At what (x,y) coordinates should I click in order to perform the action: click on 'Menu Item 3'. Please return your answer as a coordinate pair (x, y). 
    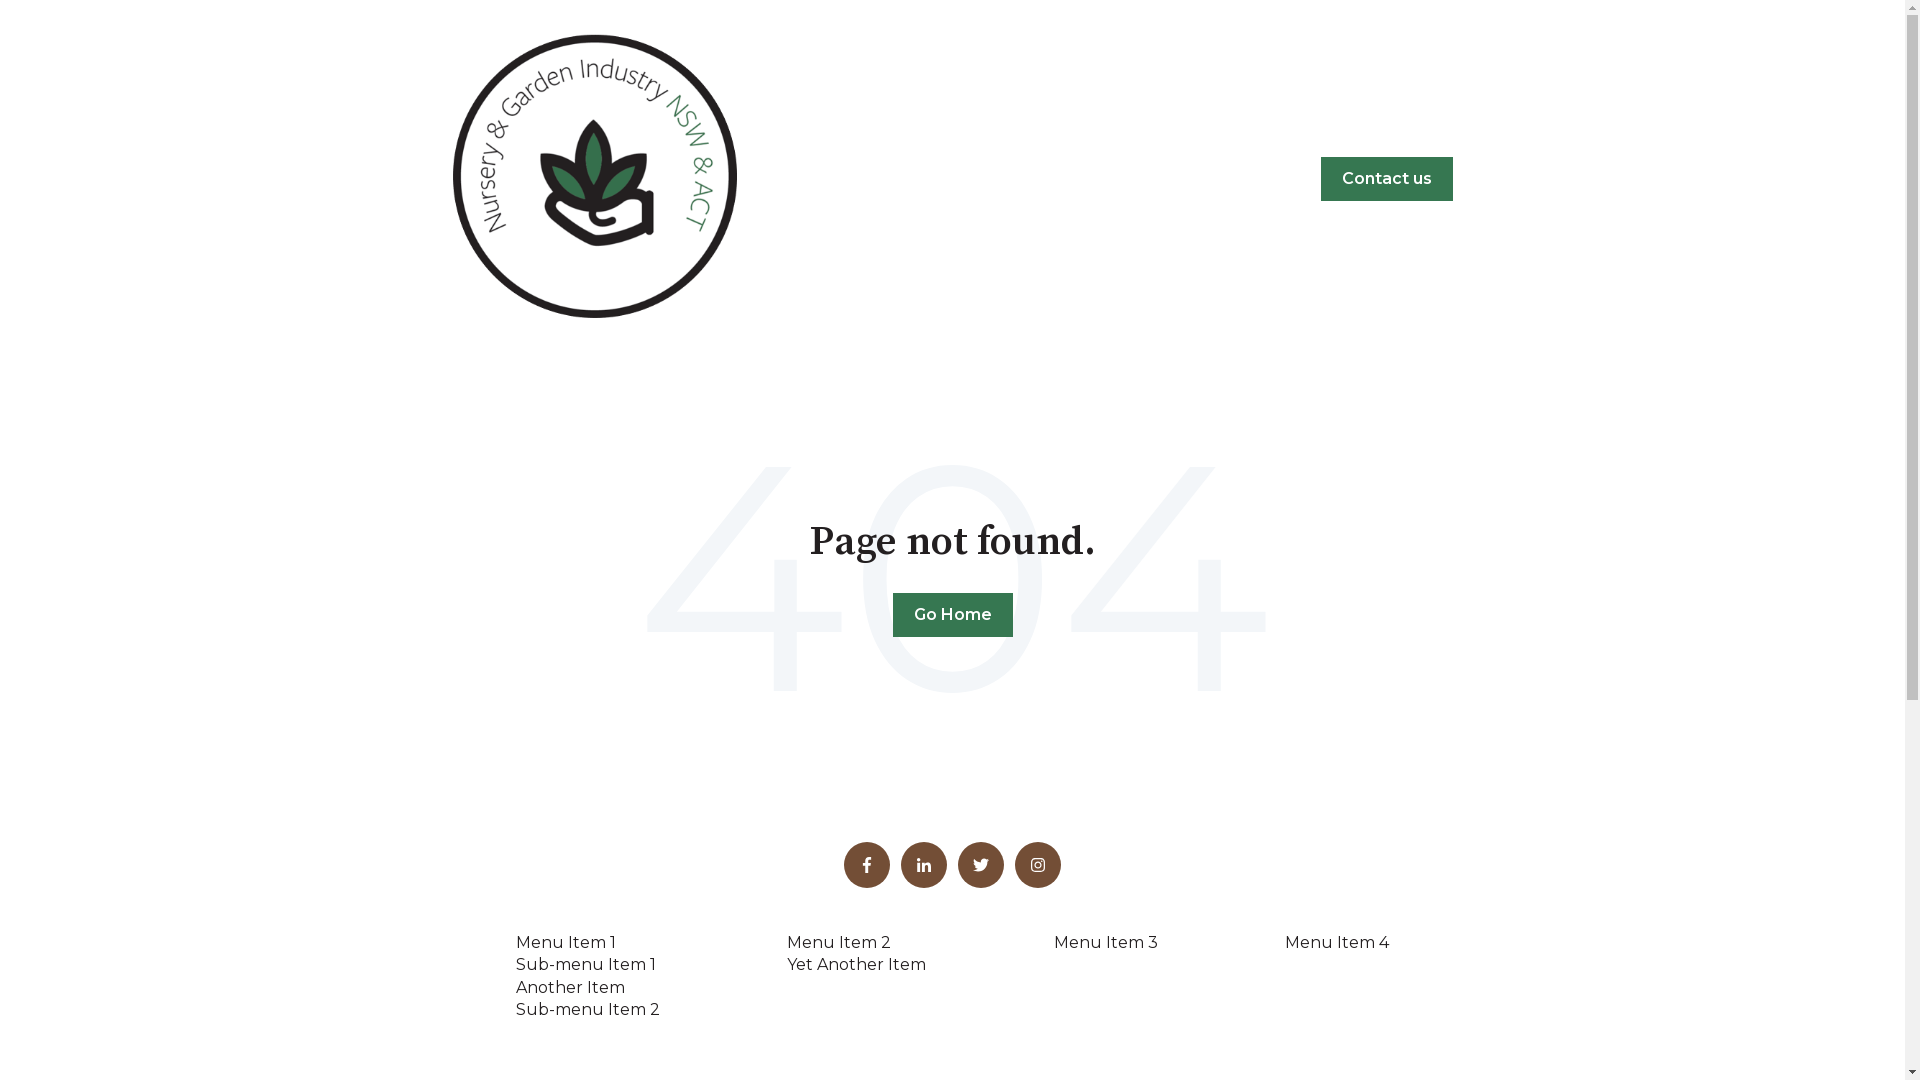
    Looking at the image, I should click on (1104, 942).